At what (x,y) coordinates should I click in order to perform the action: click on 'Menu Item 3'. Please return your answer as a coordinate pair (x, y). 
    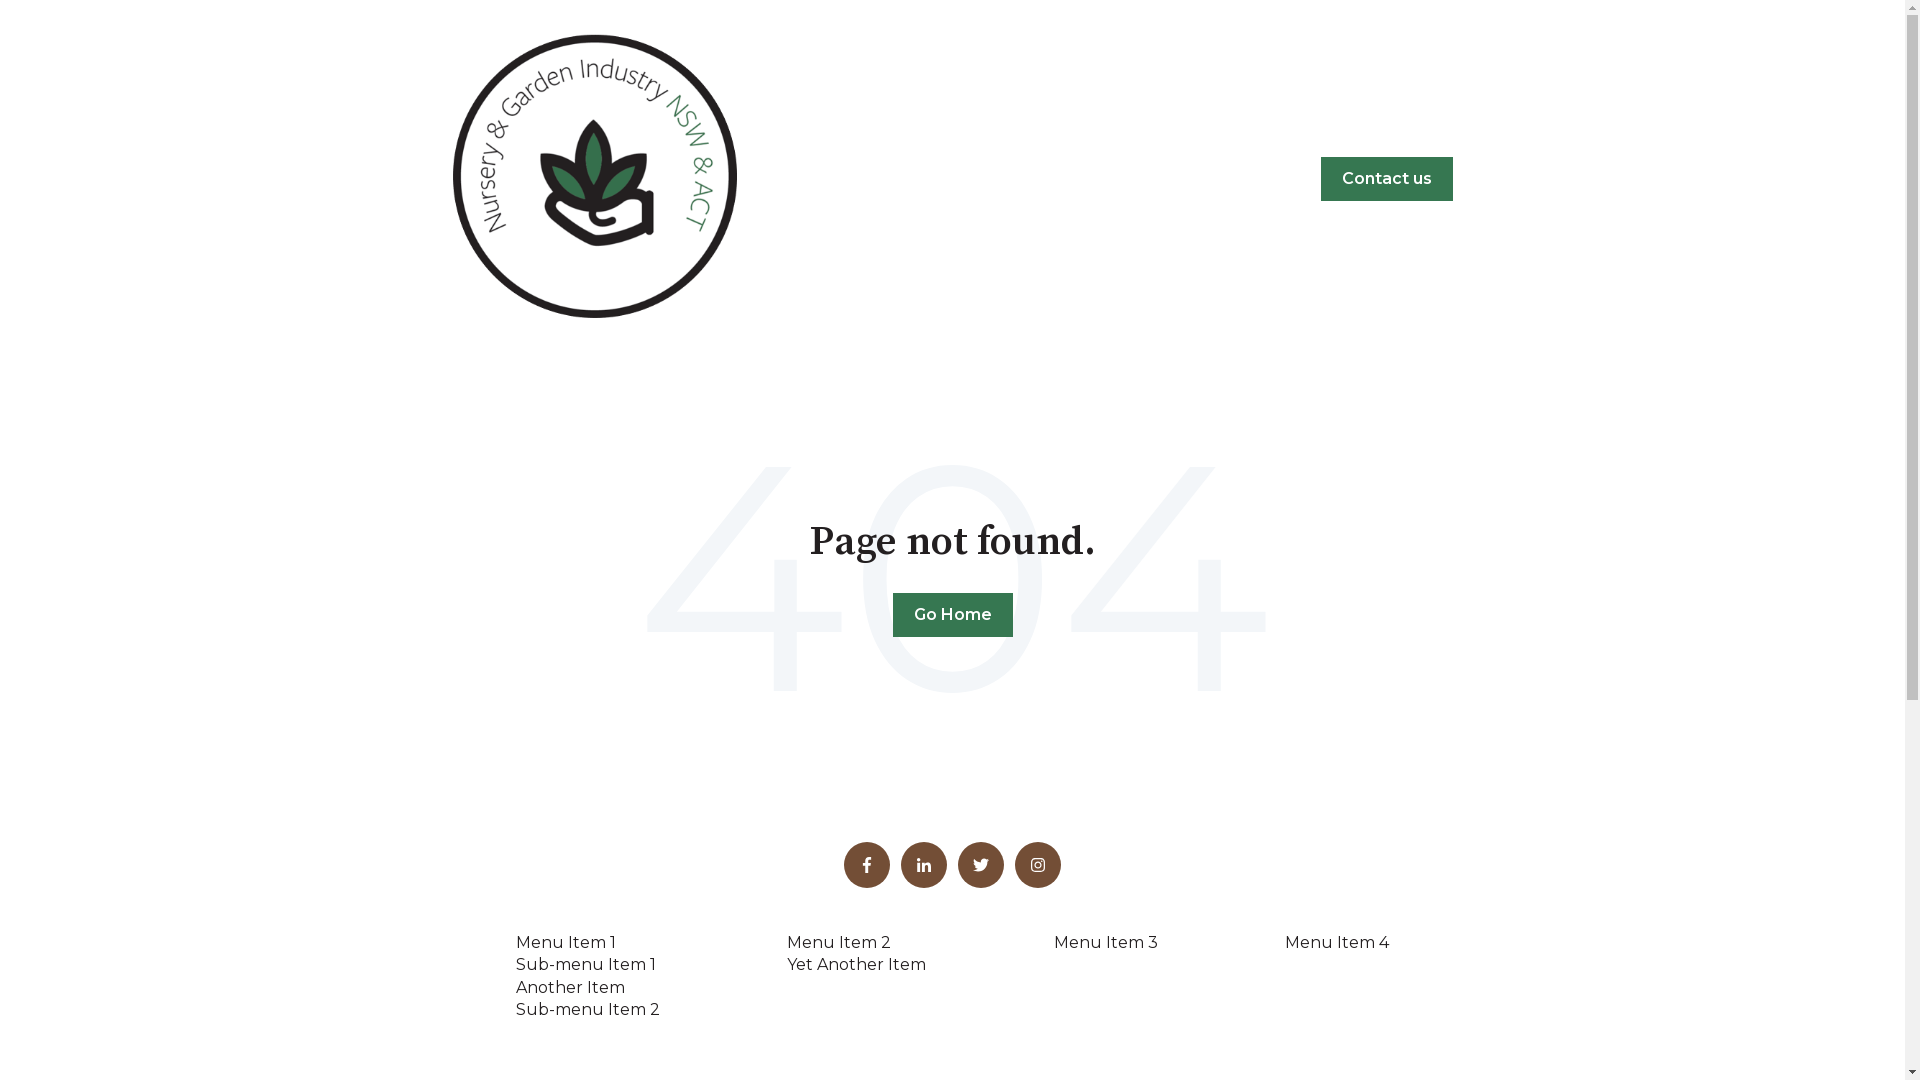
    Looking at the image, I should click on (1104, 942).